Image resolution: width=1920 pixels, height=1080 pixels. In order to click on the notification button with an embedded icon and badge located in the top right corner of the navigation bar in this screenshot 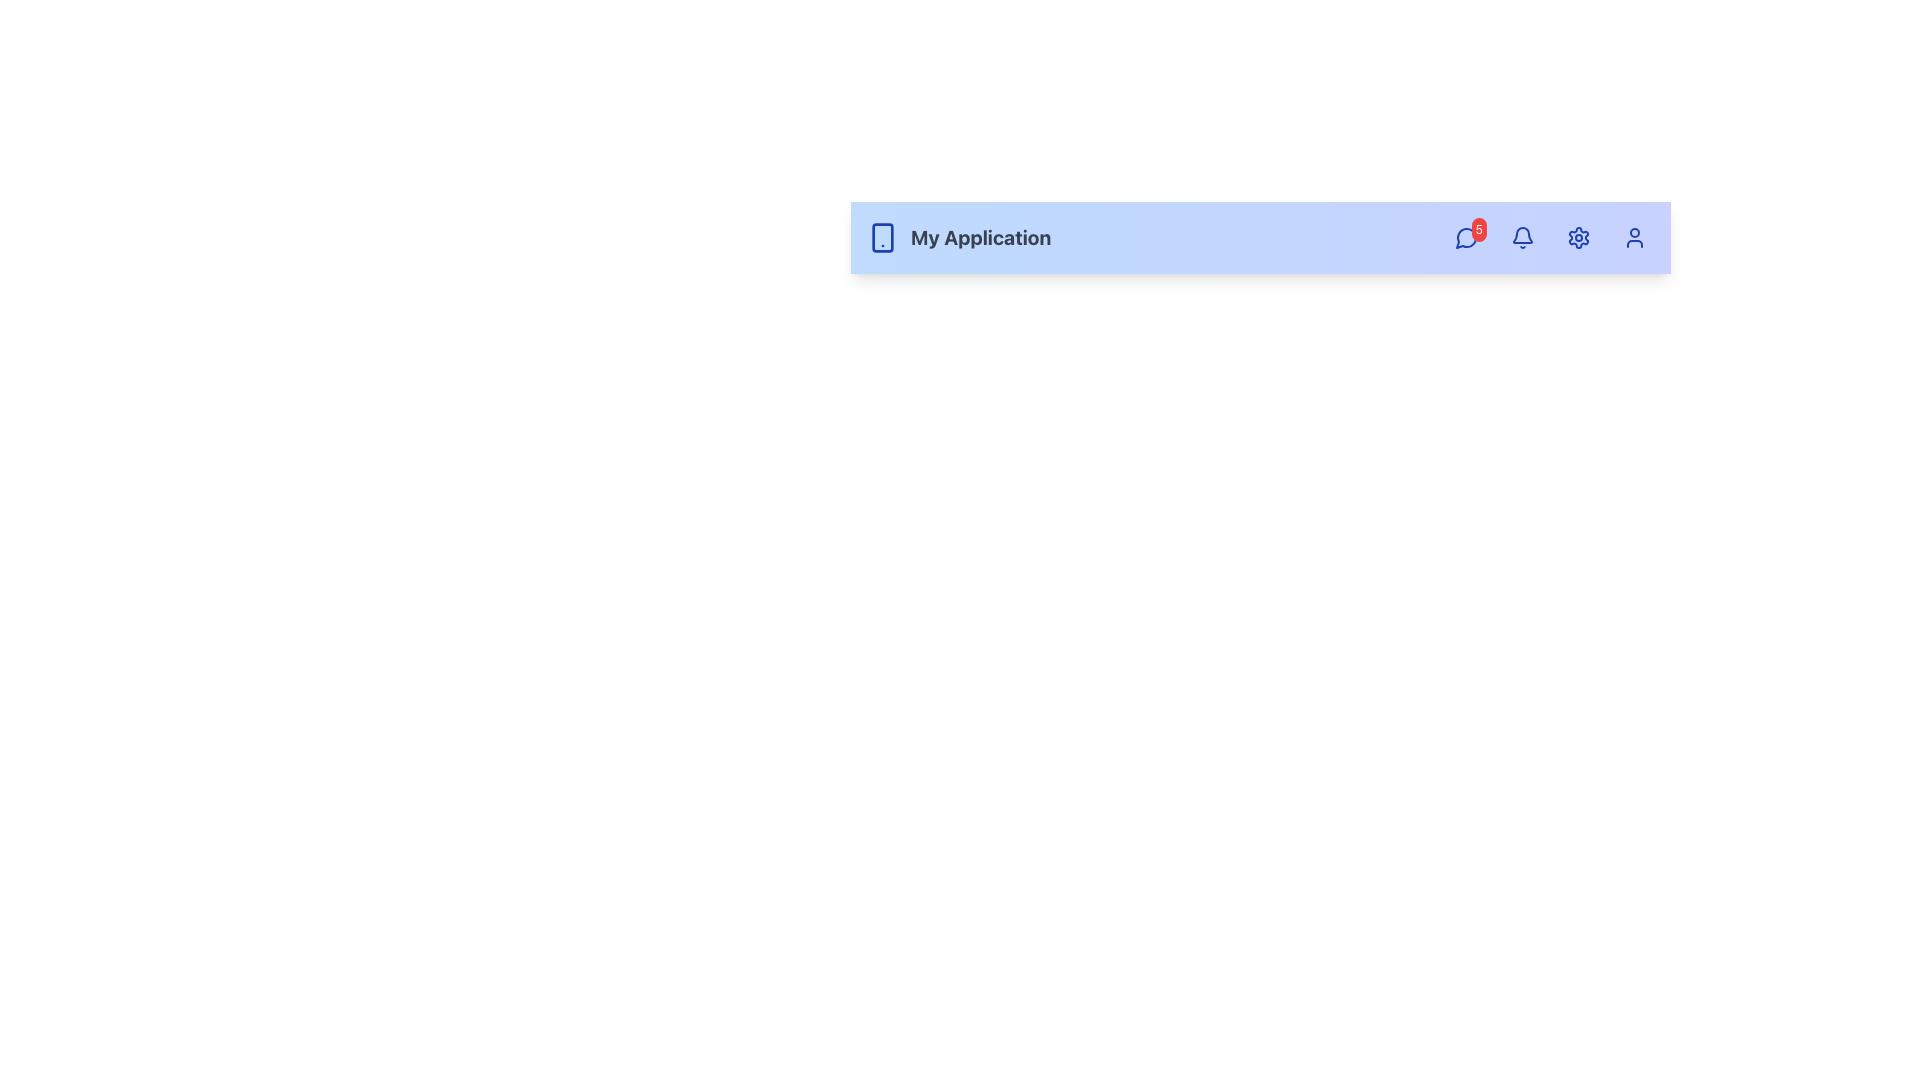, I will do `click(1467, 237)`.